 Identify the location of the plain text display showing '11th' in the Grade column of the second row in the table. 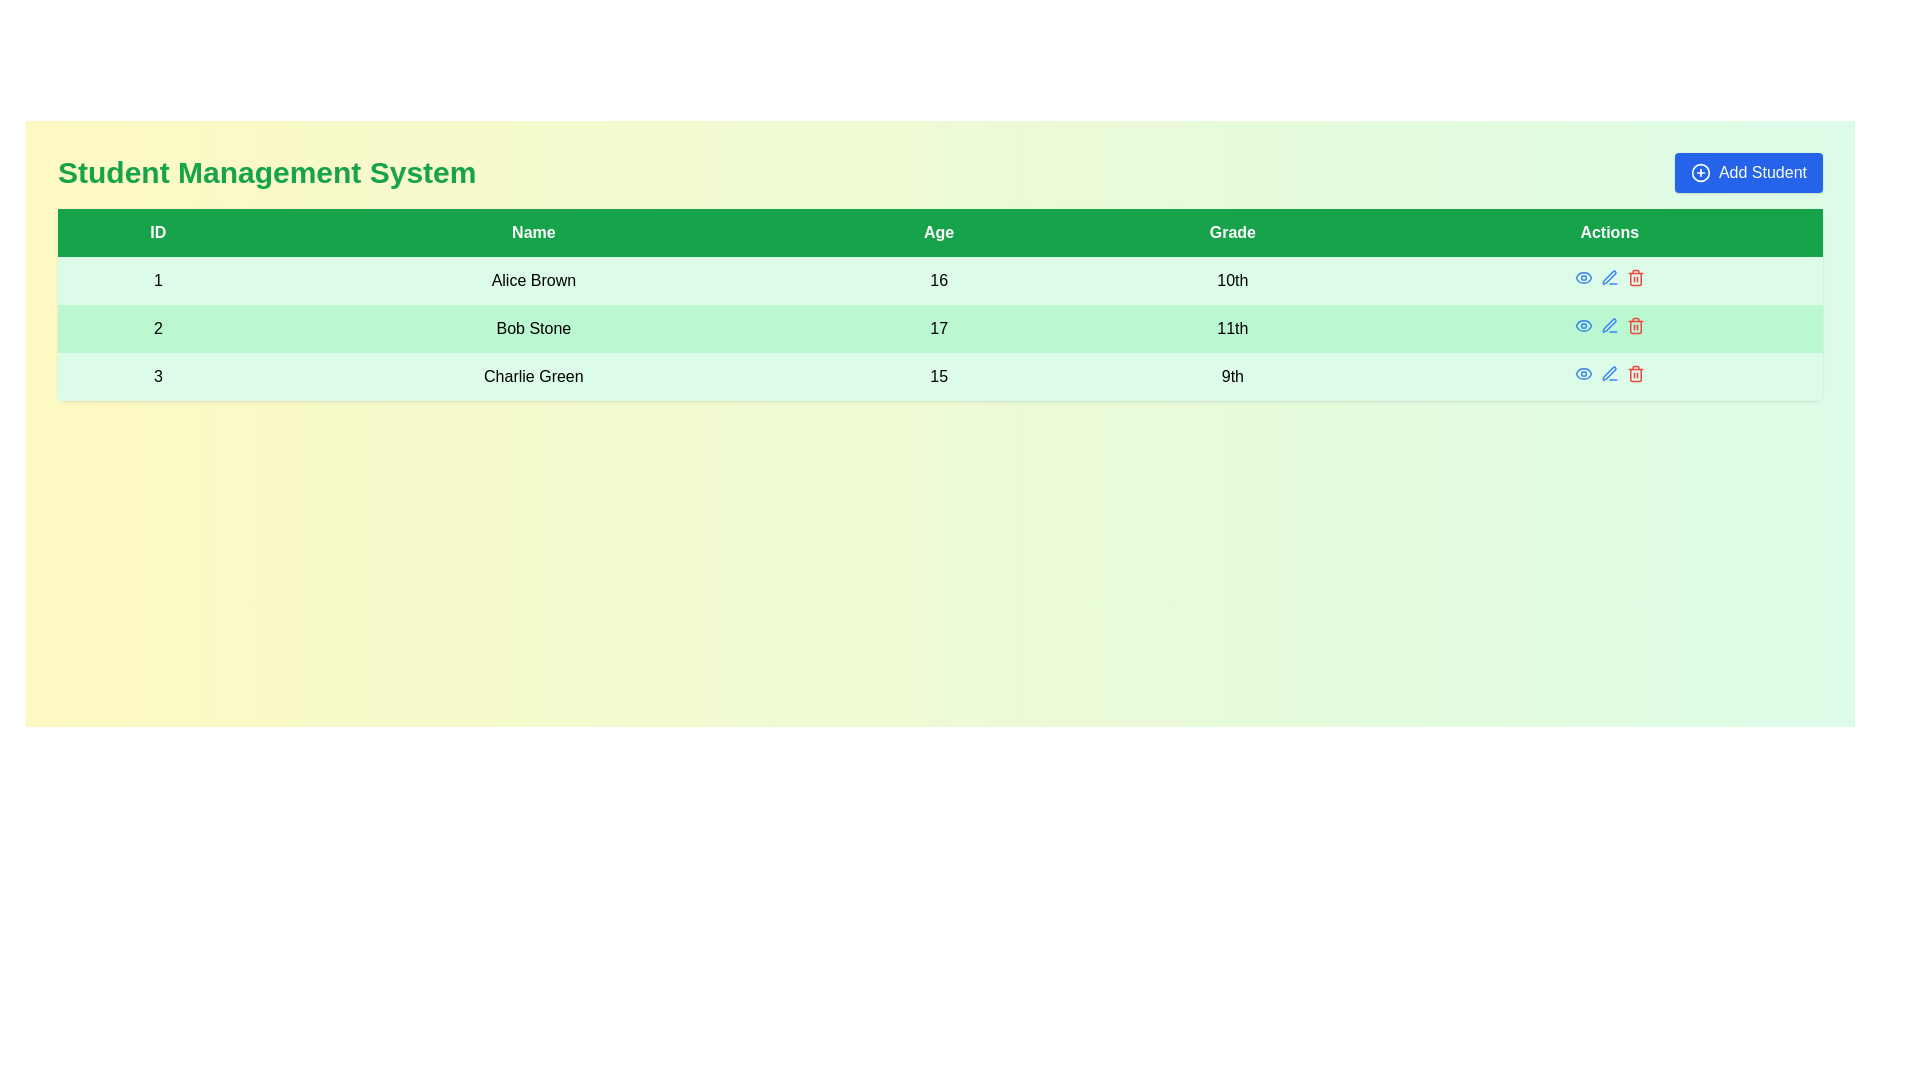
(1231, 327).